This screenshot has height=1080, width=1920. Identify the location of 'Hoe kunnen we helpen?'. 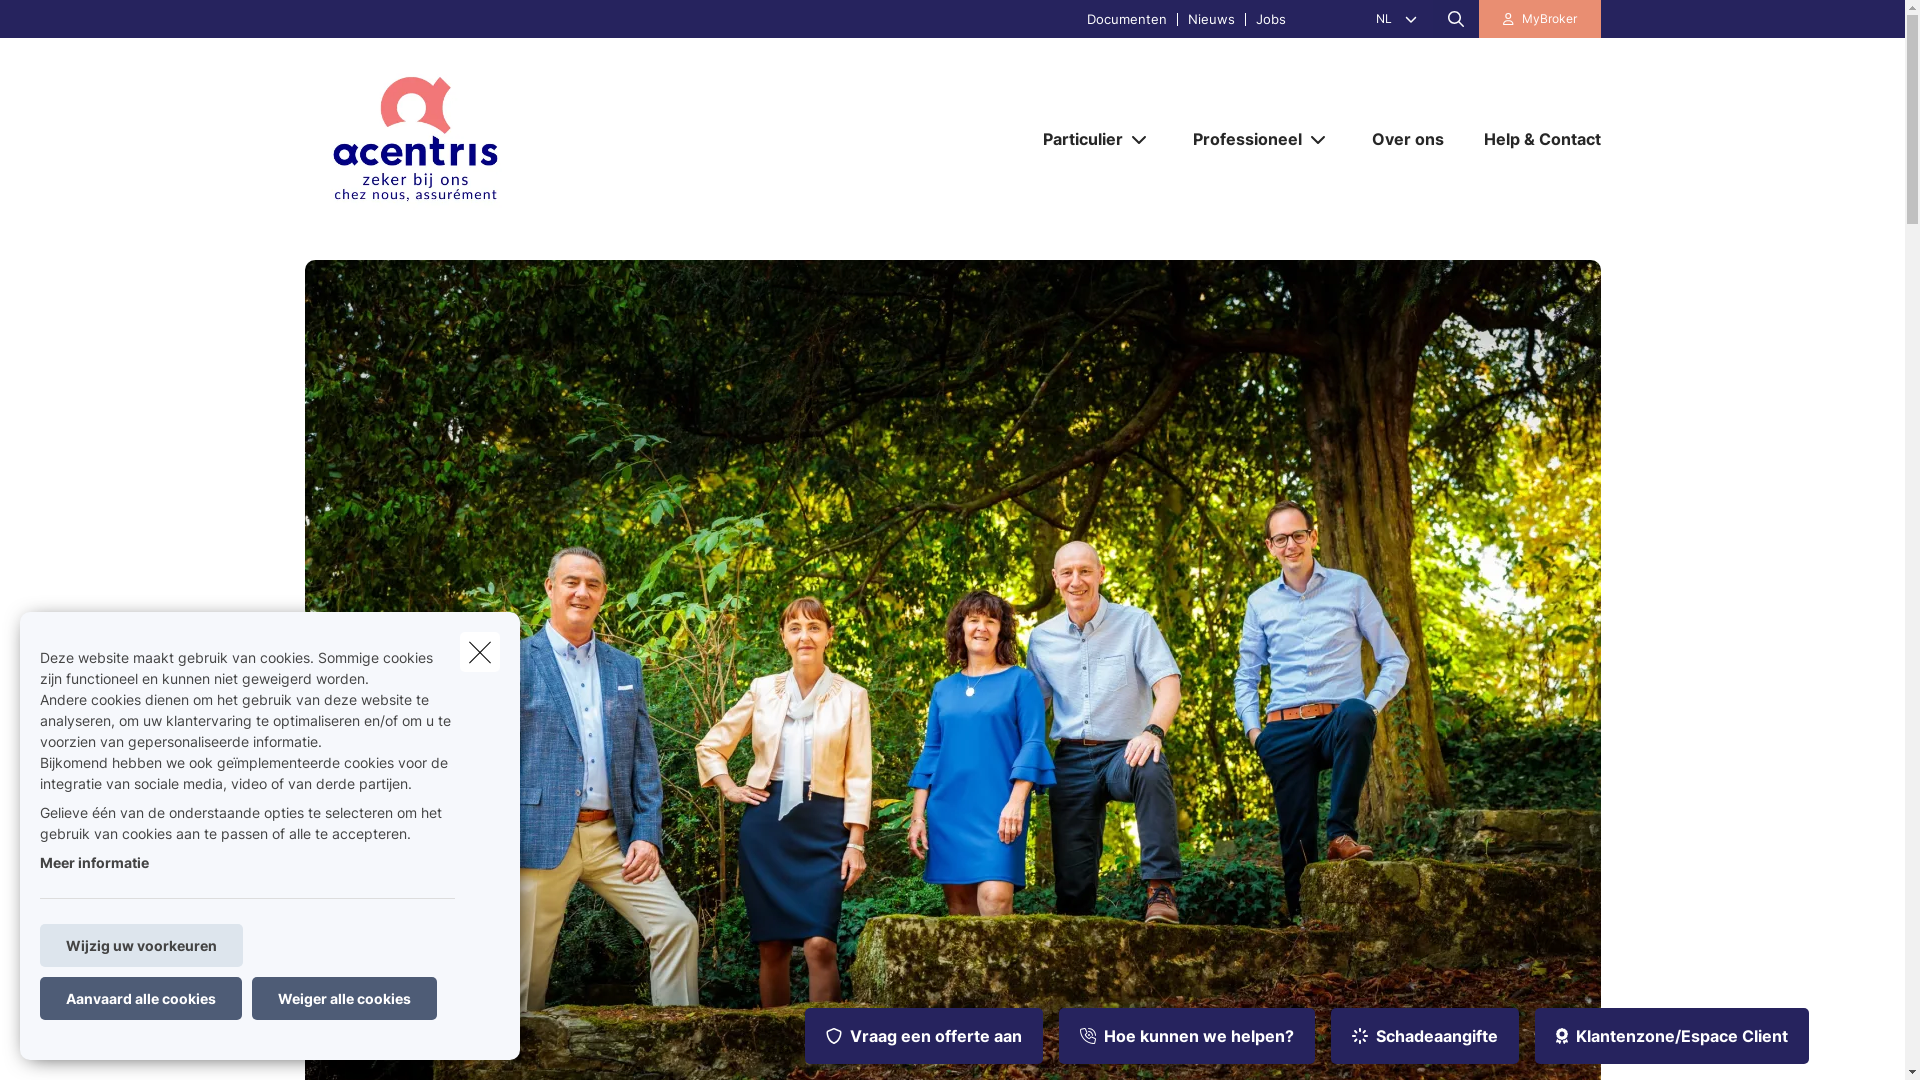
(1186, 1035).